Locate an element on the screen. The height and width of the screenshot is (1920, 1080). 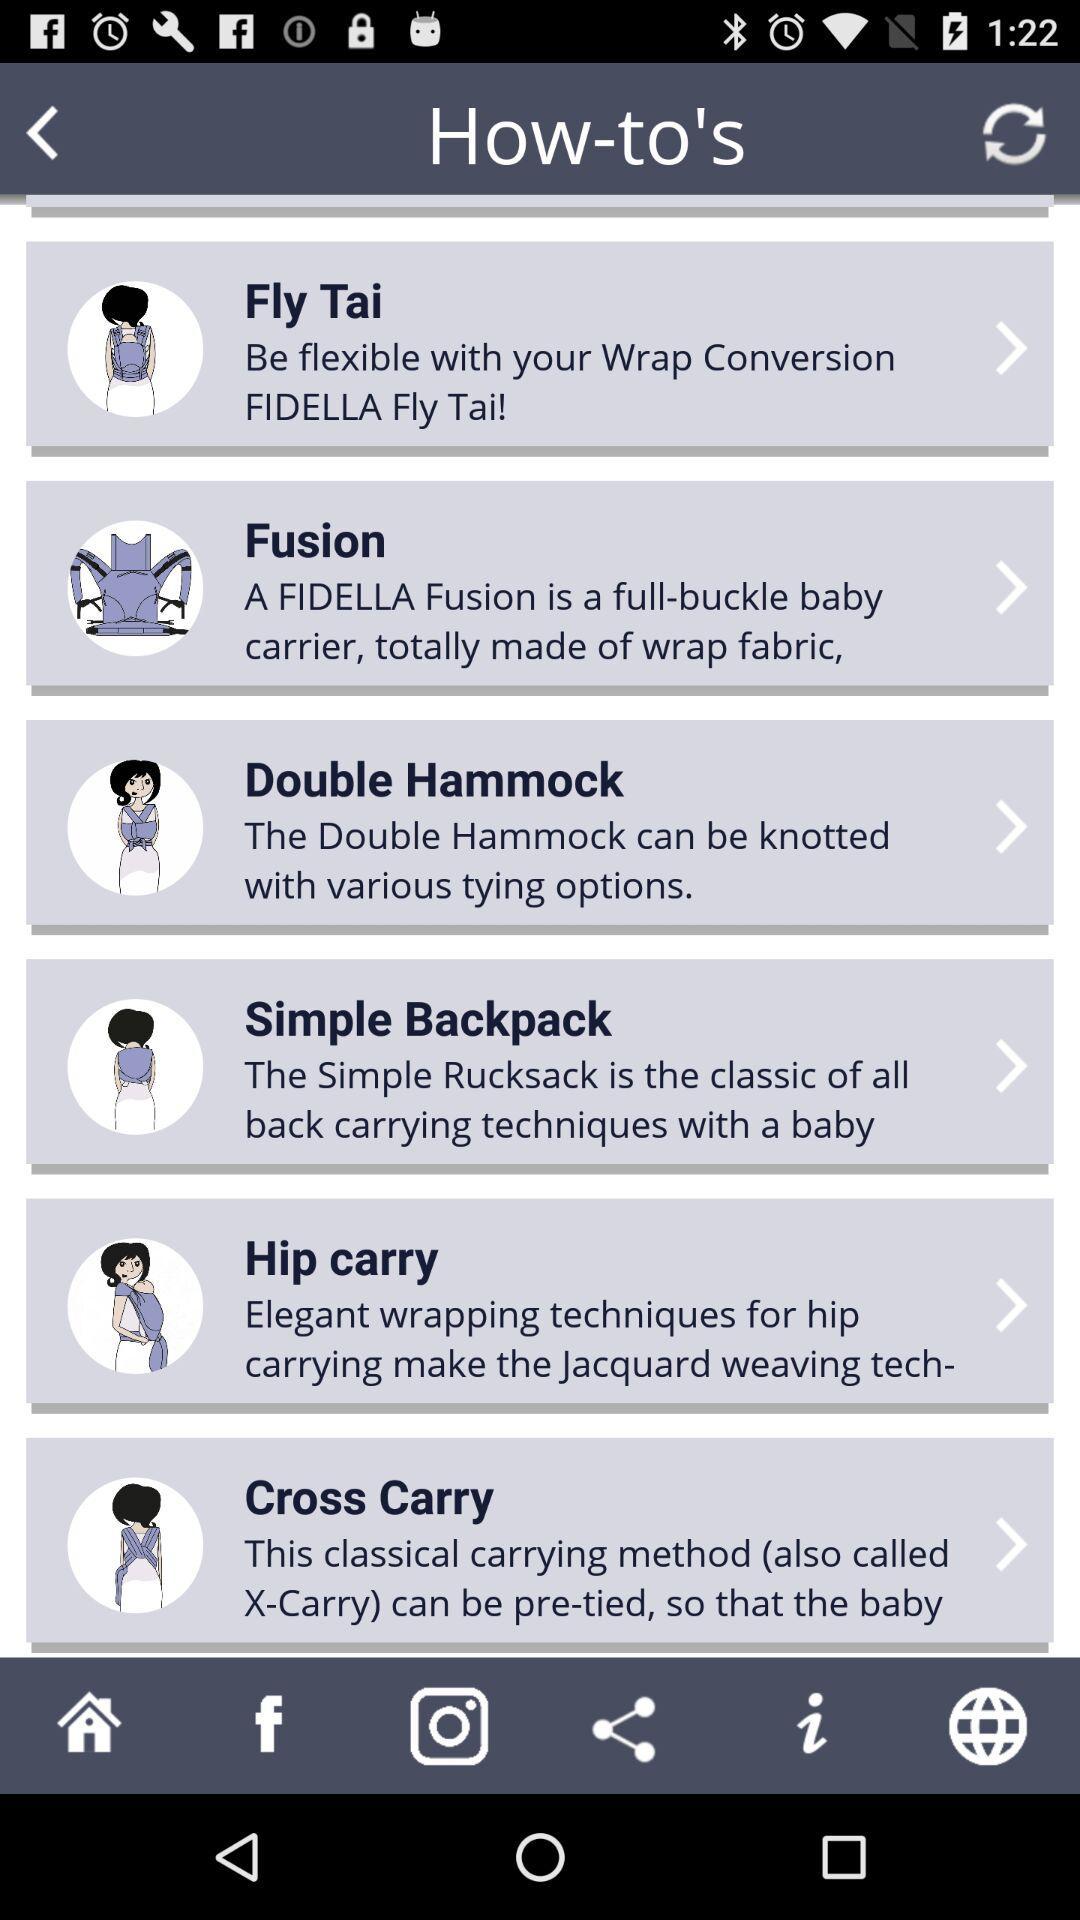
refresh list is located at coordinates (1014, 132).